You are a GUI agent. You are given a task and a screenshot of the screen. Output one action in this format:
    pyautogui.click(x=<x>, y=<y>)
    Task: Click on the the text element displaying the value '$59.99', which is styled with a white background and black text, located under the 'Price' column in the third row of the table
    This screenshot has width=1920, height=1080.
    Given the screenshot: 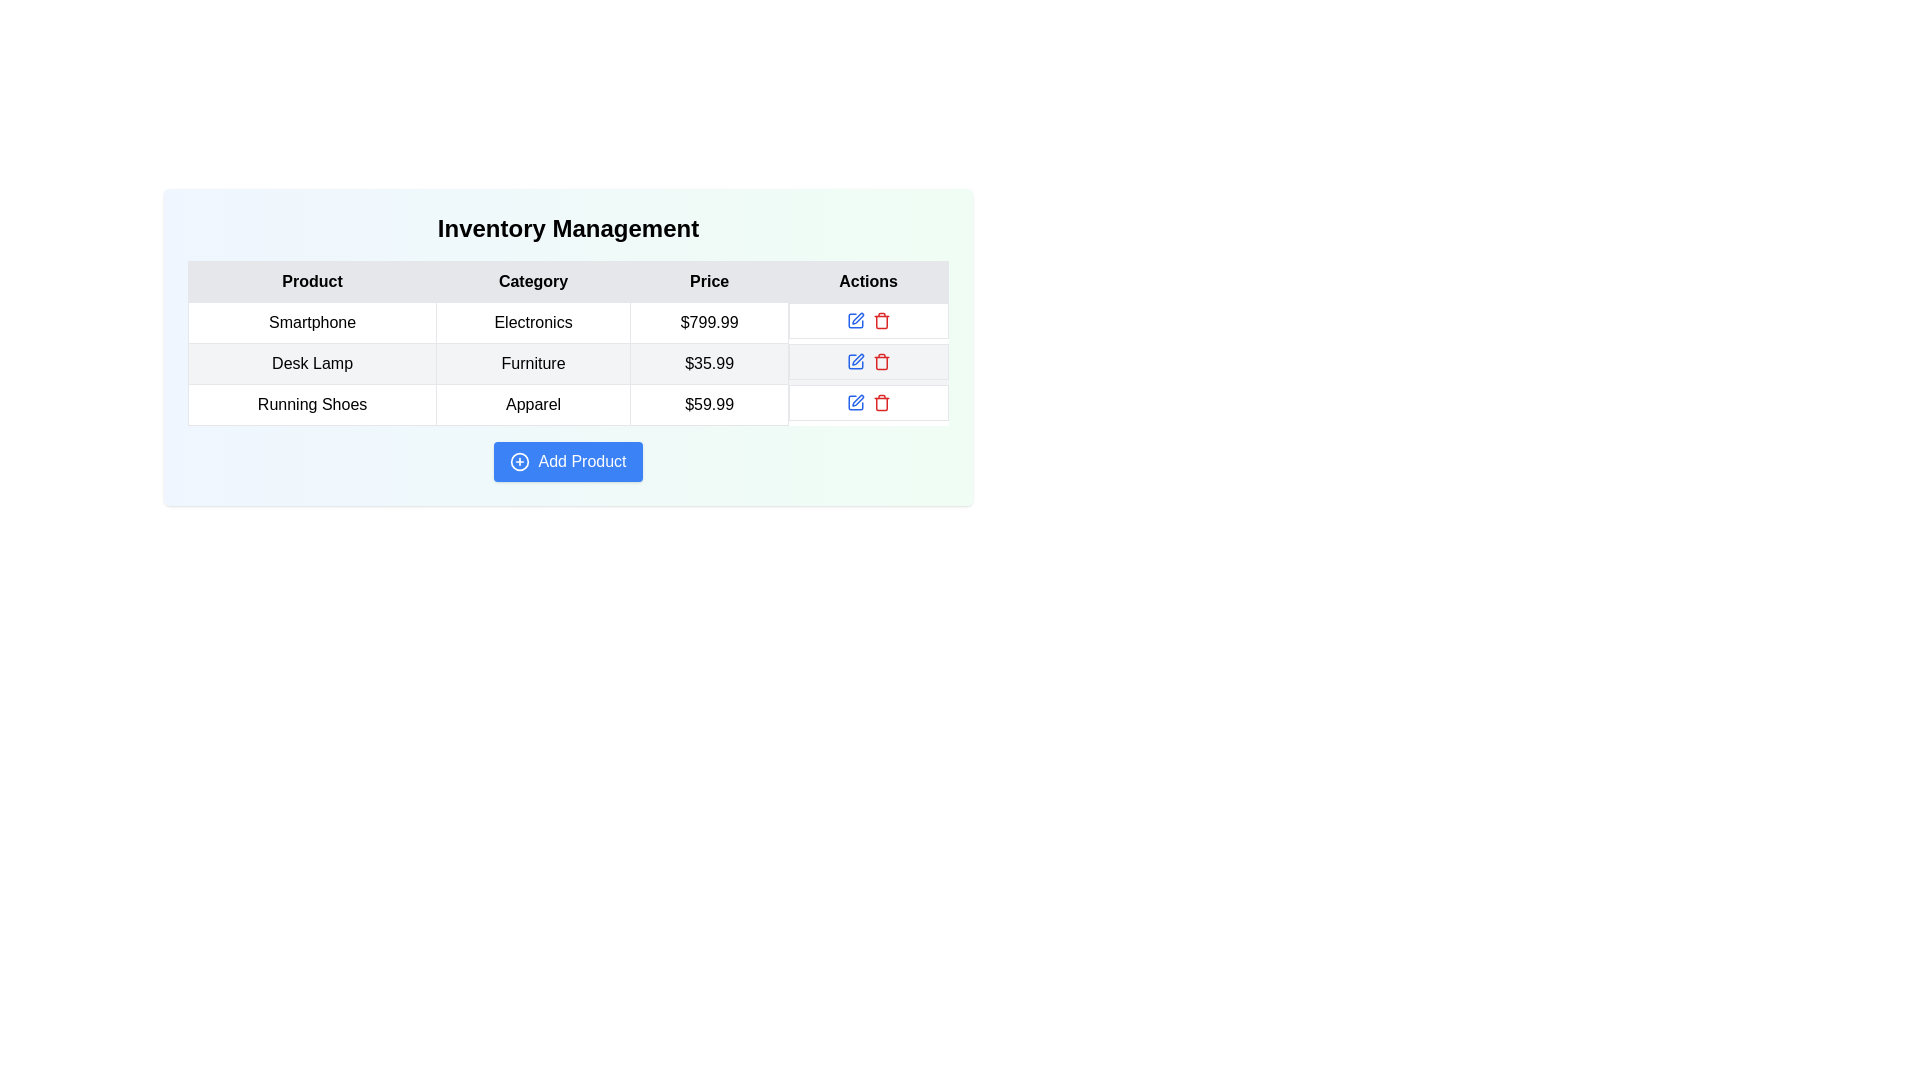 What is the action you would take?
    pyautogui.click(x=709, y=405)
    